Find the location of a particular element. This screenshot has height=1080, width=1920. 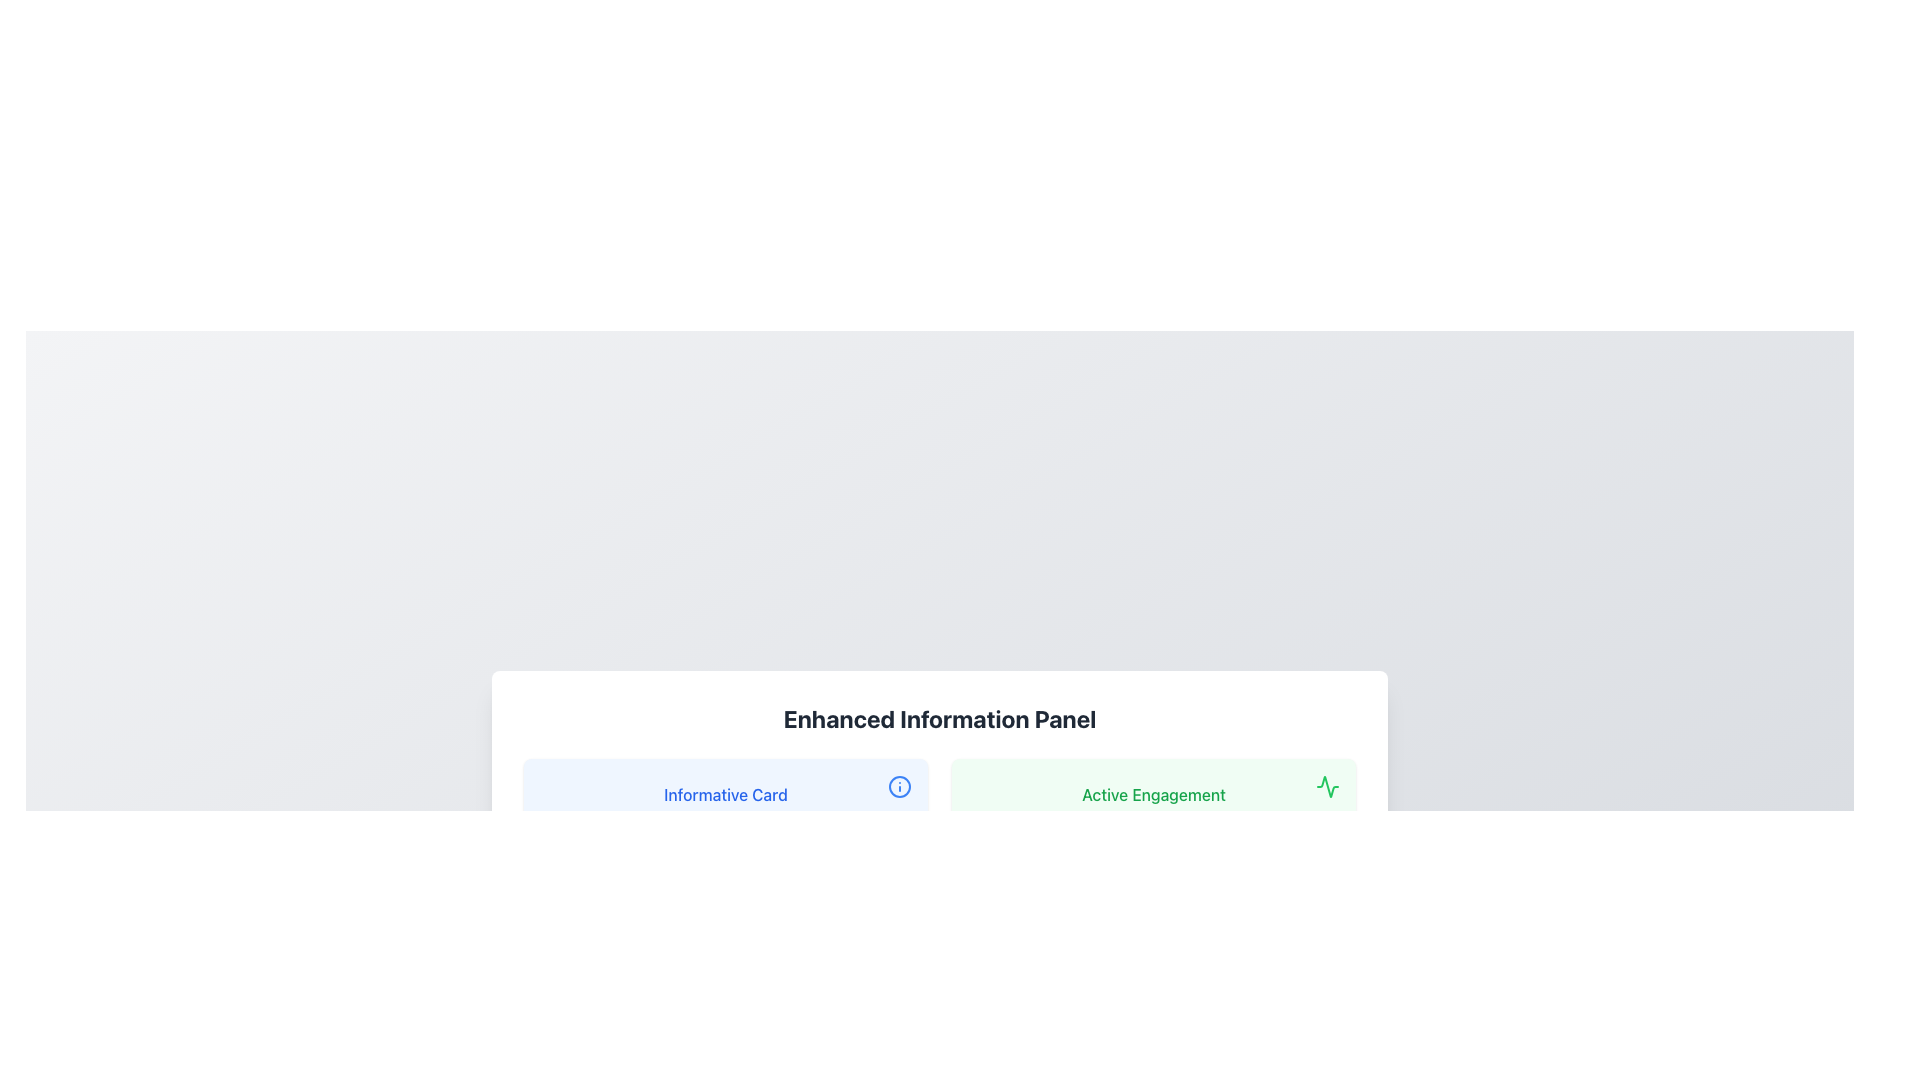

the Information Card located at the bottom left corner of the grid layout, which provides access to validation tools for content verification is located at coordinates (724, 974).